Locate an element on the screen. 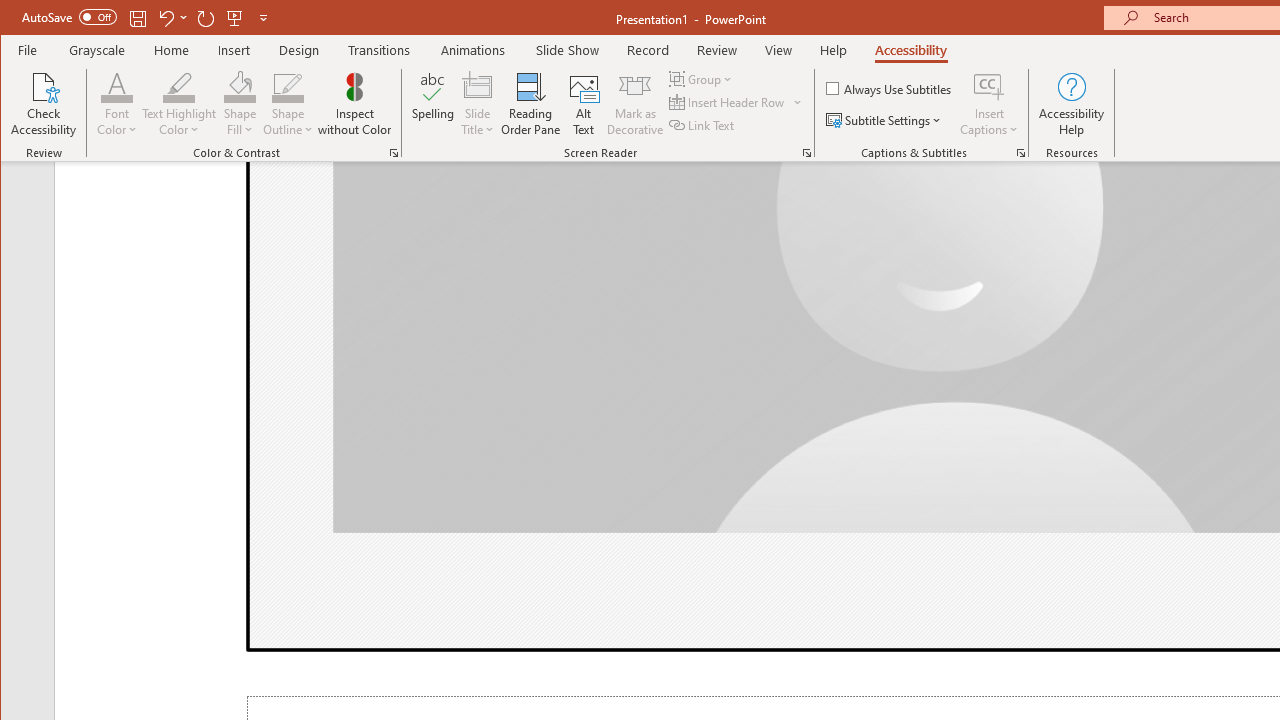 This screenshot has height=720, width=1280. 'Reading Order Pane' is located at coordinates (531, 104).